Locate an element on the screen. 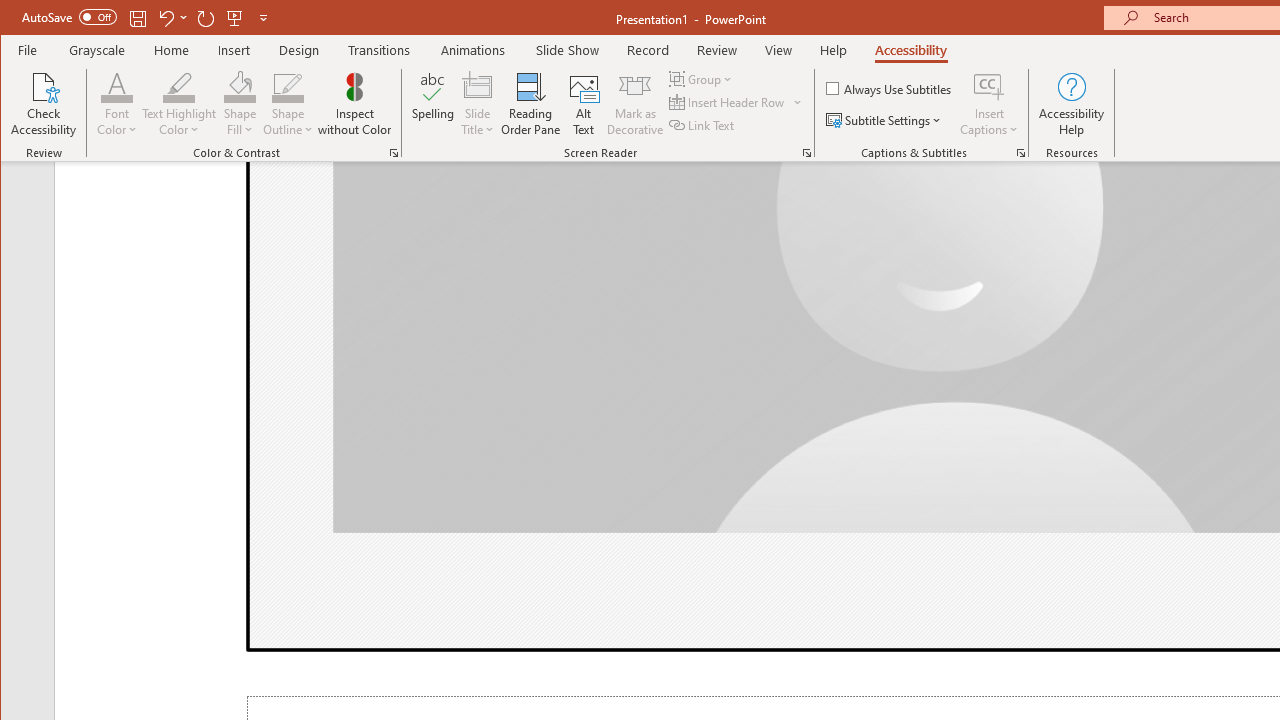 This screenshot has height=720, width=1280. 'Reading Order Pane' is located at coordinates (531, 104).